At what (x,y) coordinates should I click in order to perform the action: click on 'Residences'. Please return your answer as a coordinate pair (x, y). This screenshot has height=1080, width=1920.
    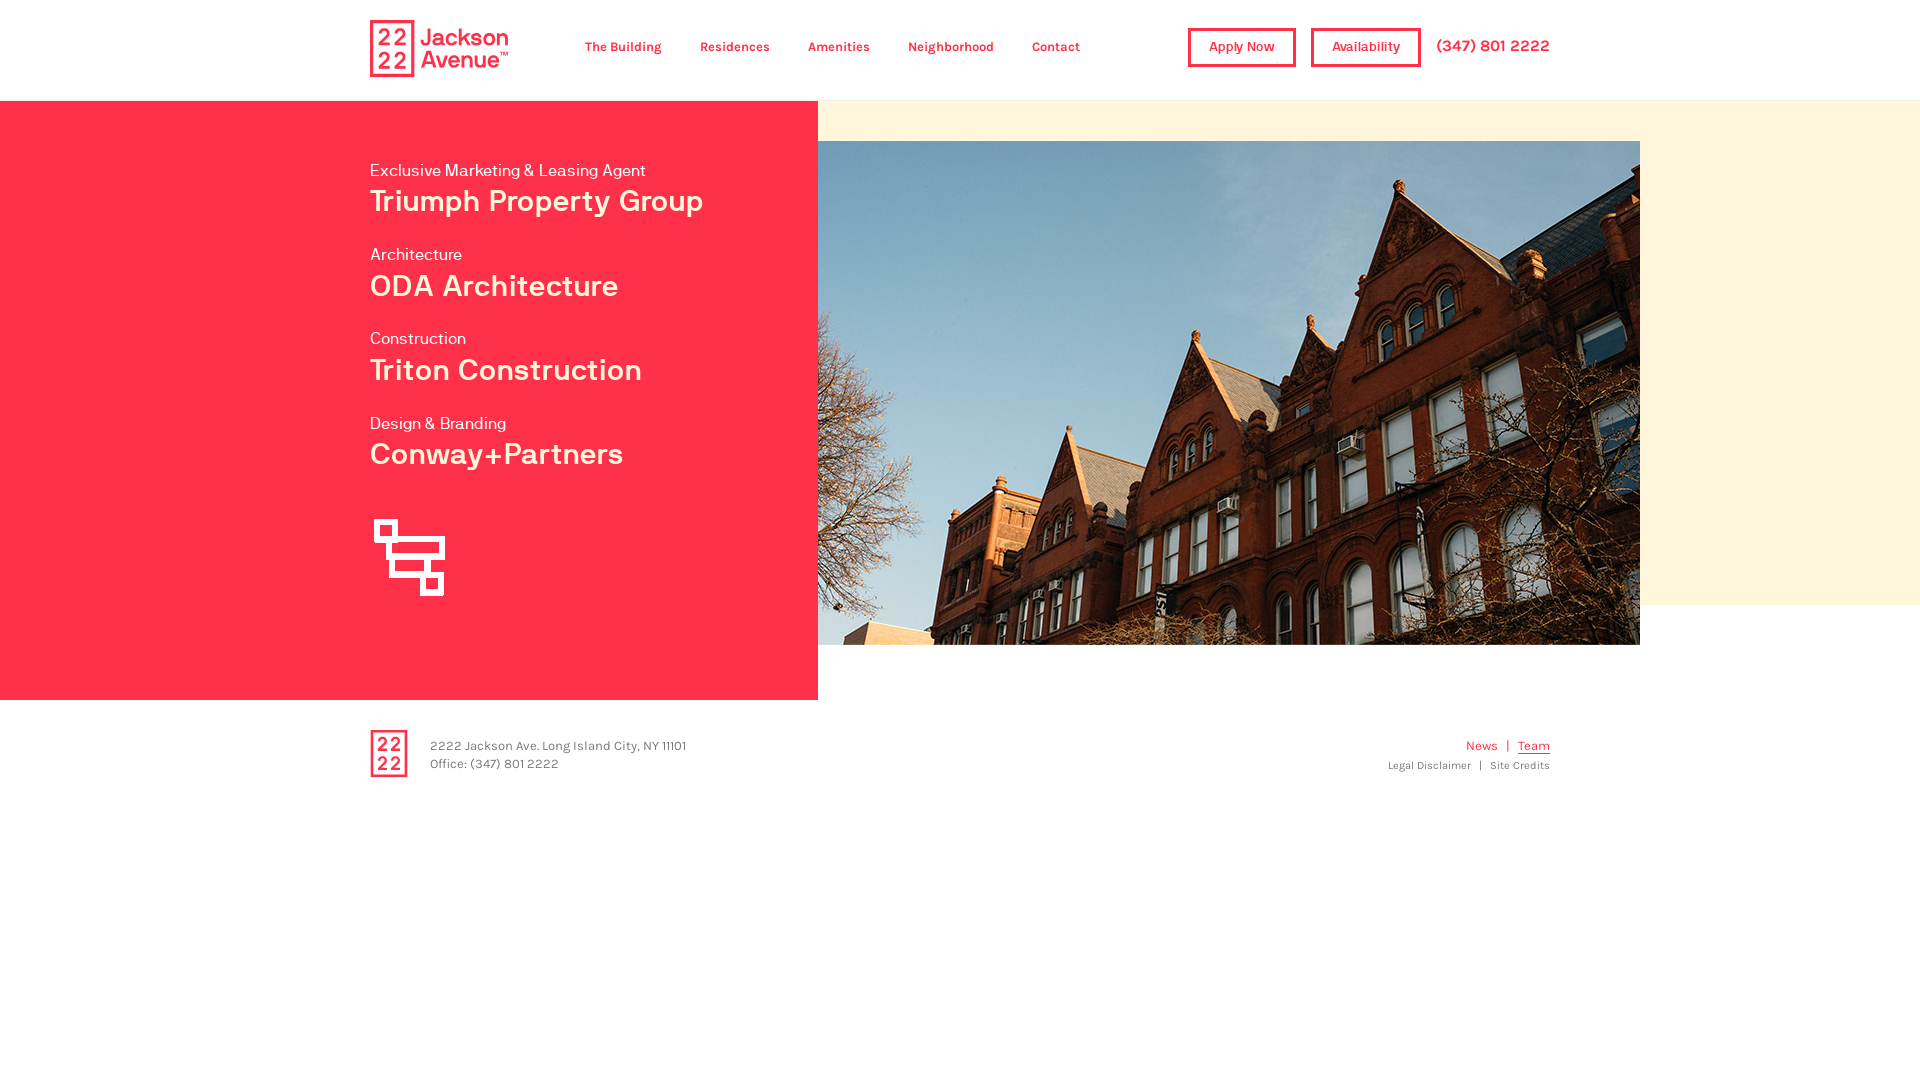
    Looking at the image, I should click on (733, 45).